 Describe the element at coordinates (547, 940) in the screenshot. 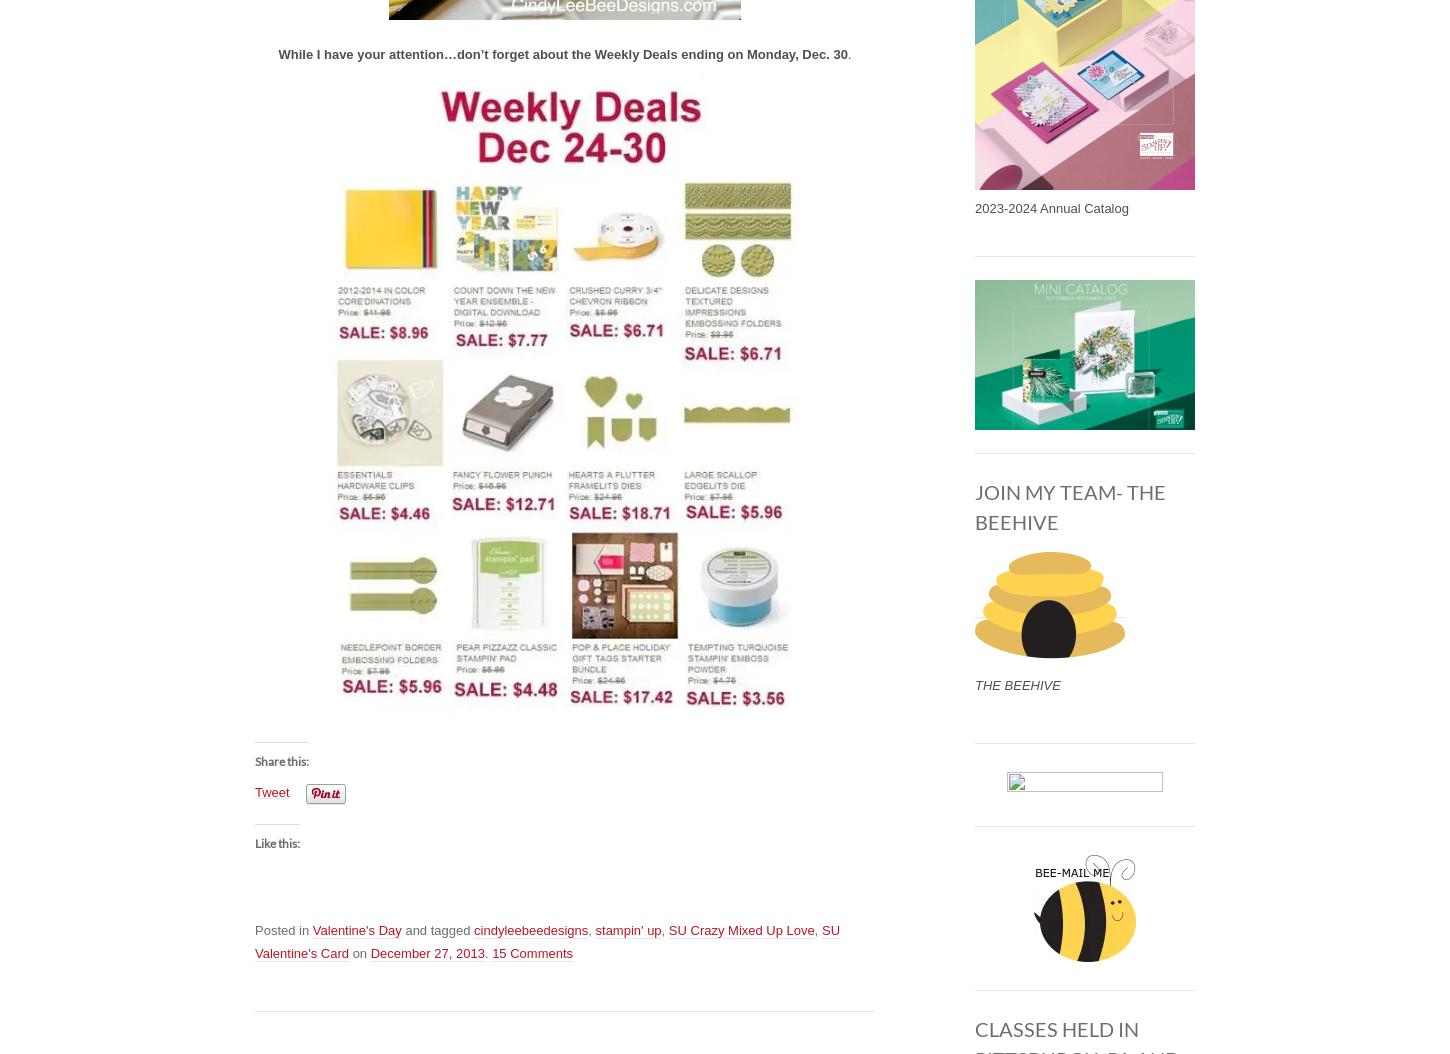

I see `'SU Valentine's Card'` at that location.